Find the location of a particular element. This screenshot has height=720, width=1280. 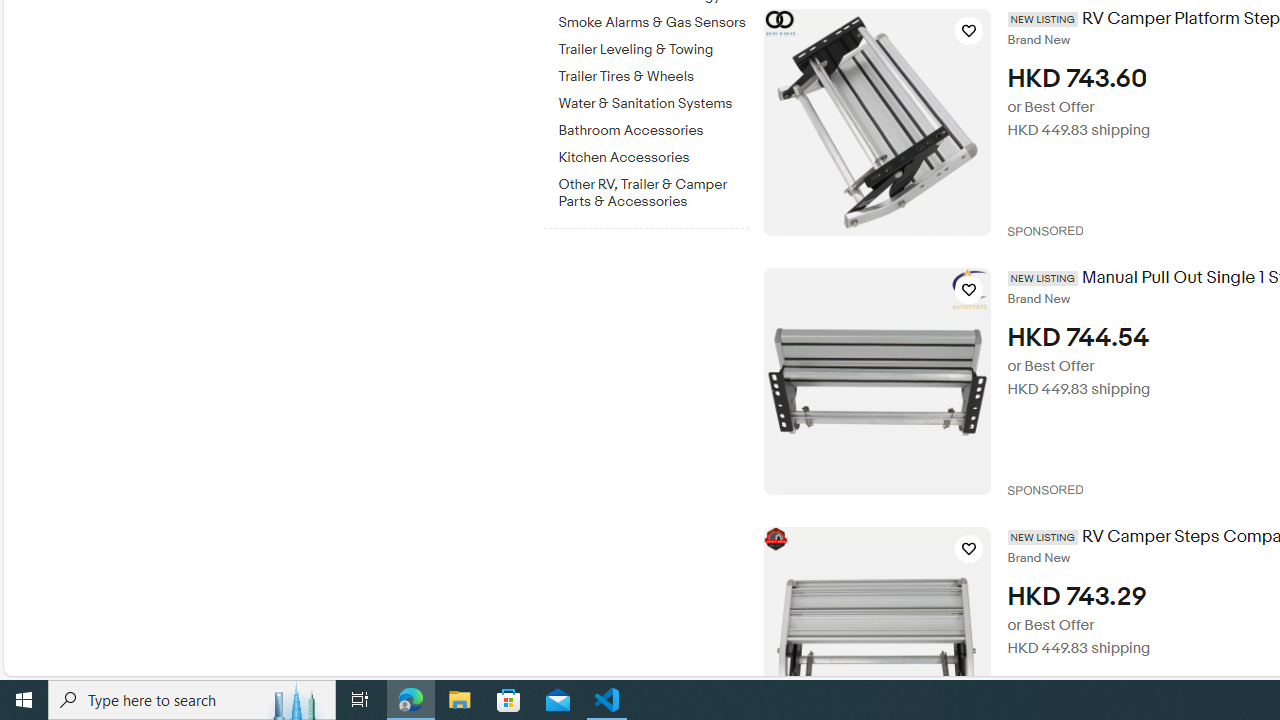

'Kitchen Accessories' is located at coordinates (653, 153).